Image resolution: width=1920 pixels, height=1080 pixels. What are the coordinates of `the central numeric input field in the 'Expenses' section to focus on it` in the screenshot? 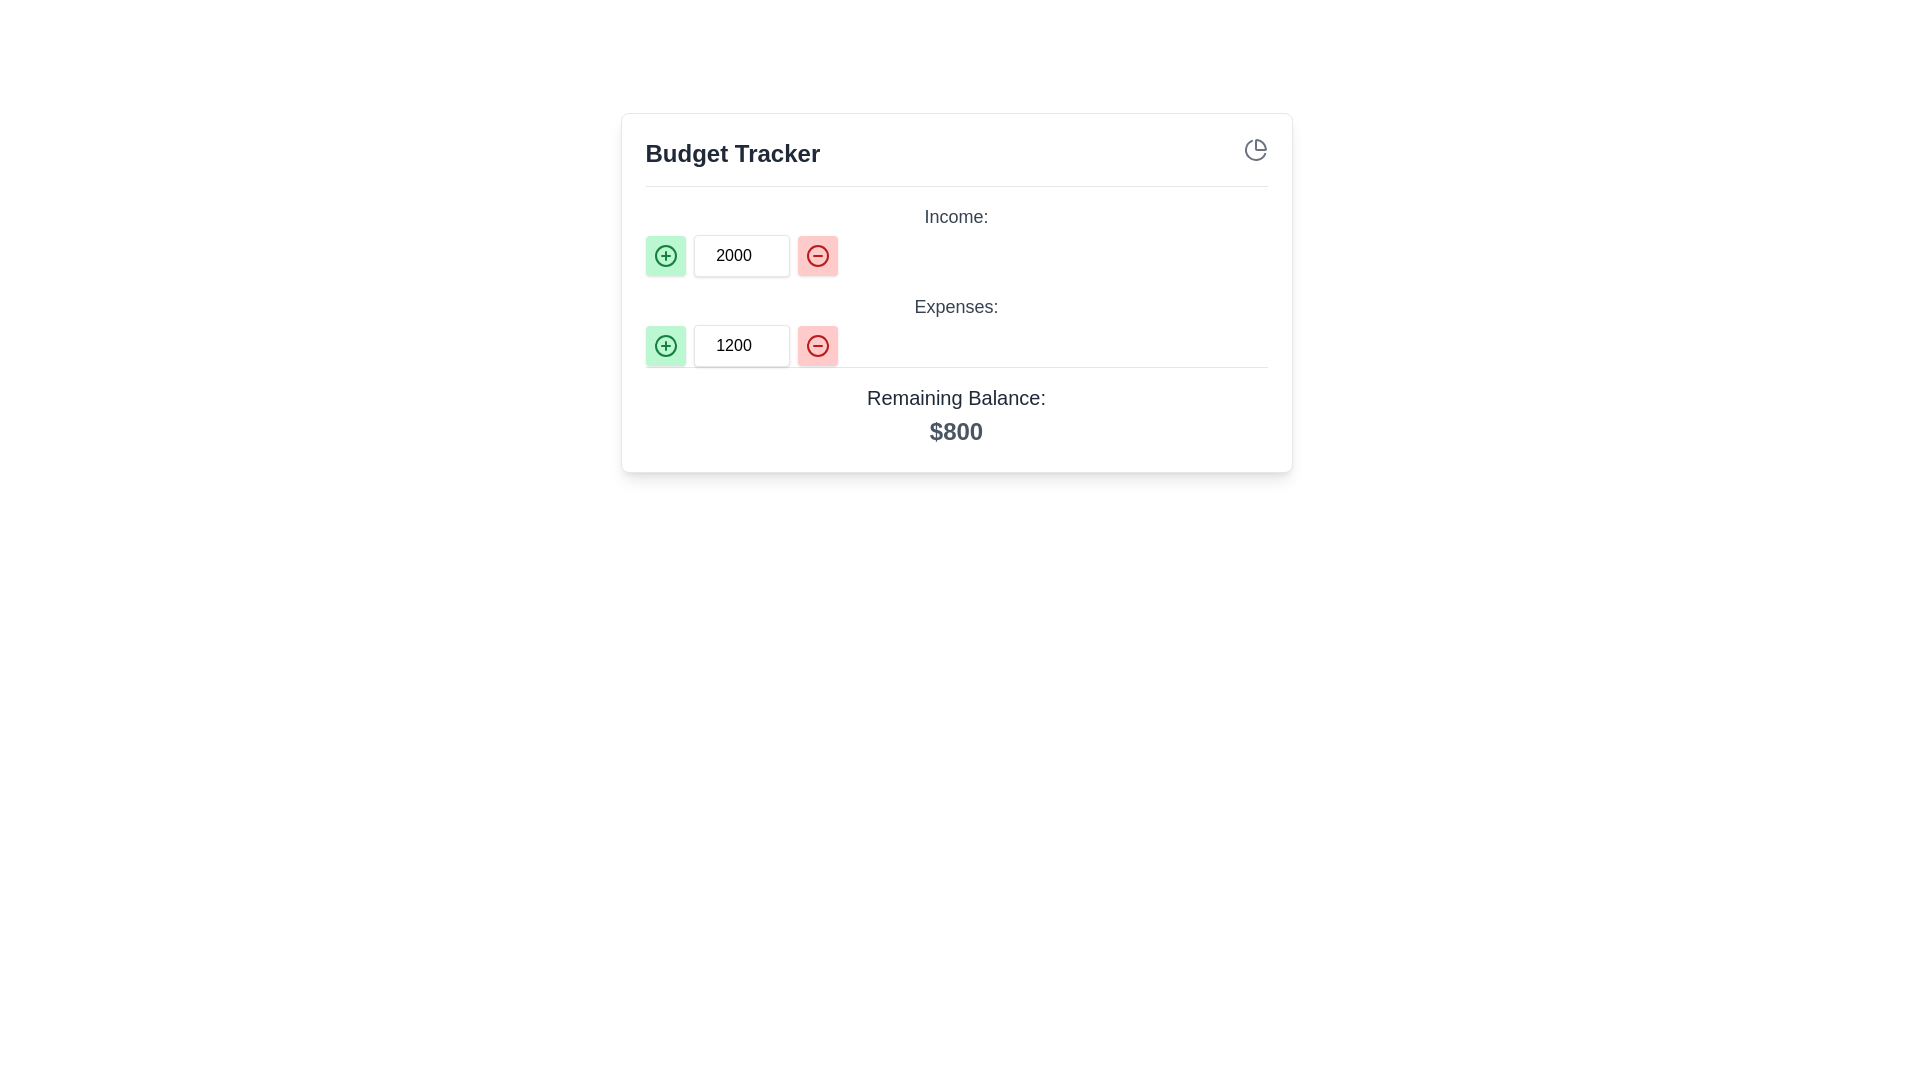 It's located at (740, 345).